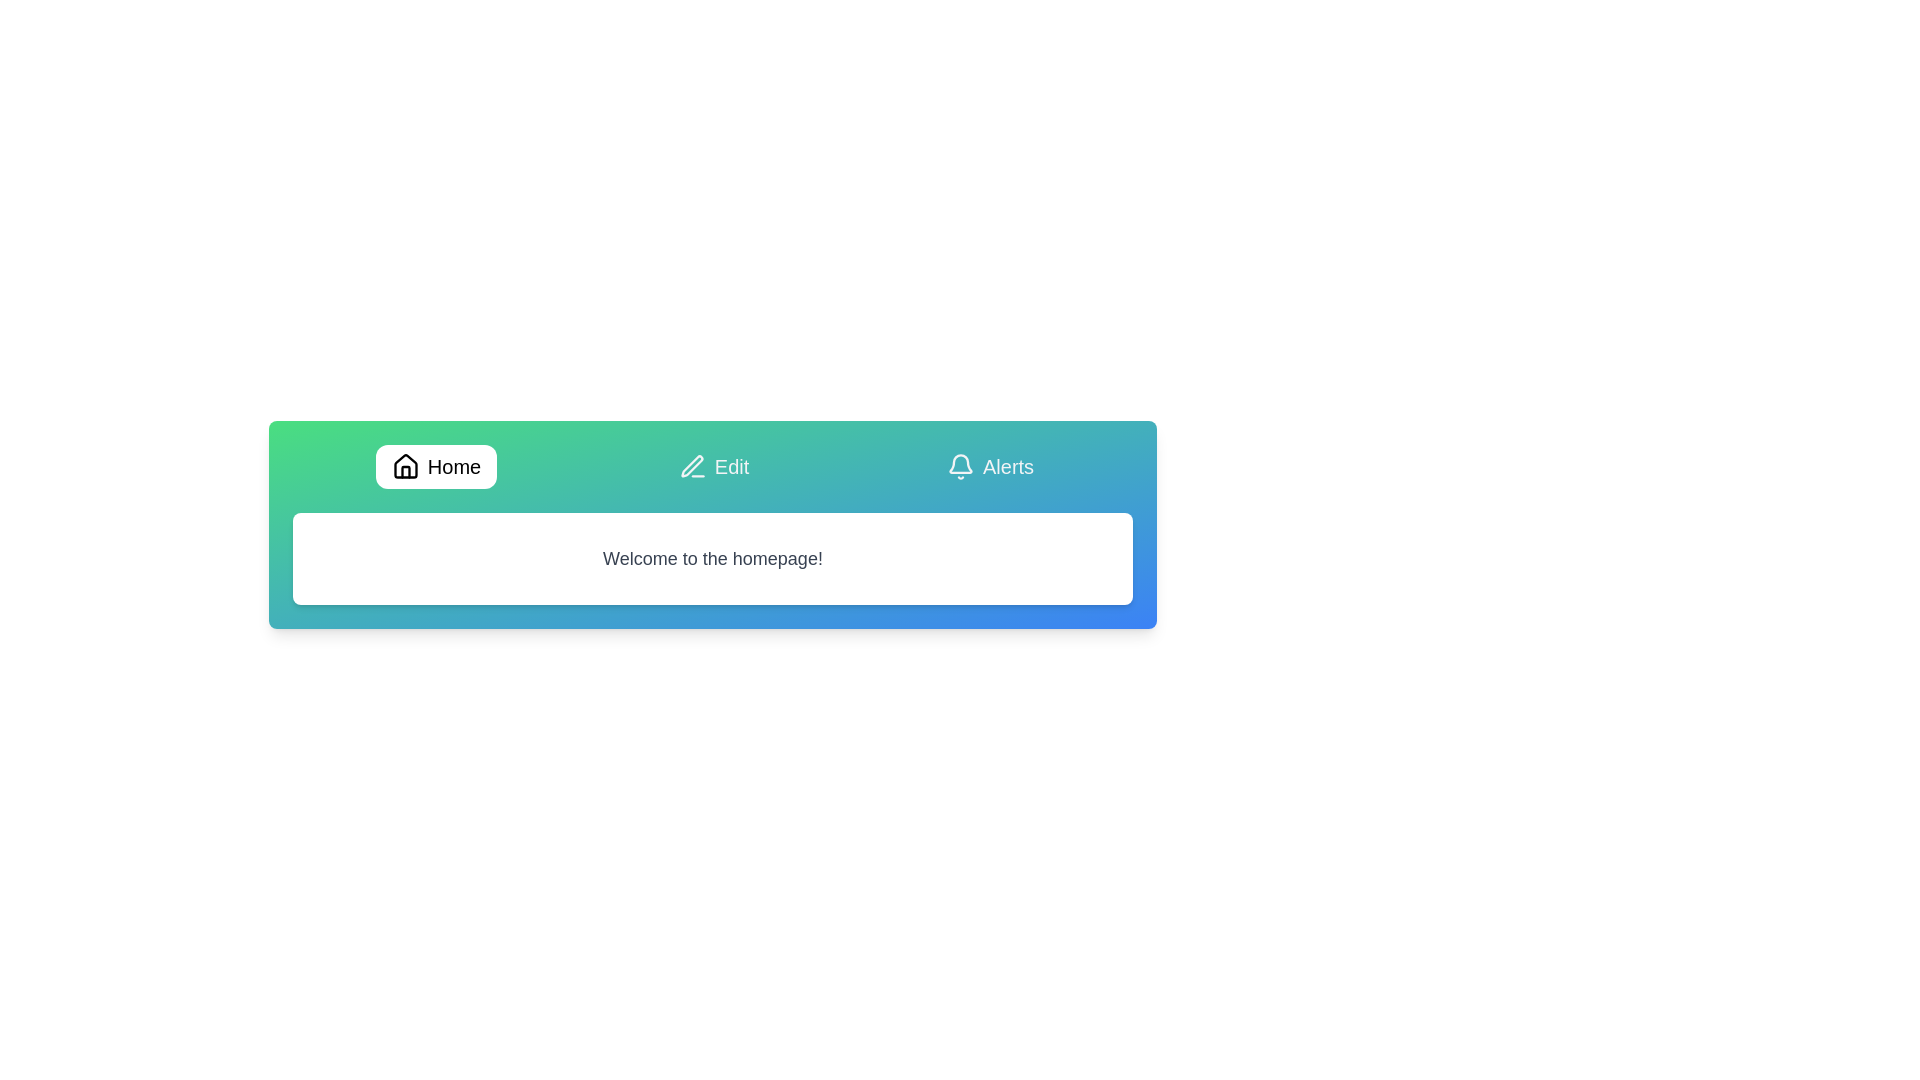  What do you see at coordinates (990, 466) in the screenshot?
I see `the tab labeled Alerts to view its content` at bounding box center [990, 466].